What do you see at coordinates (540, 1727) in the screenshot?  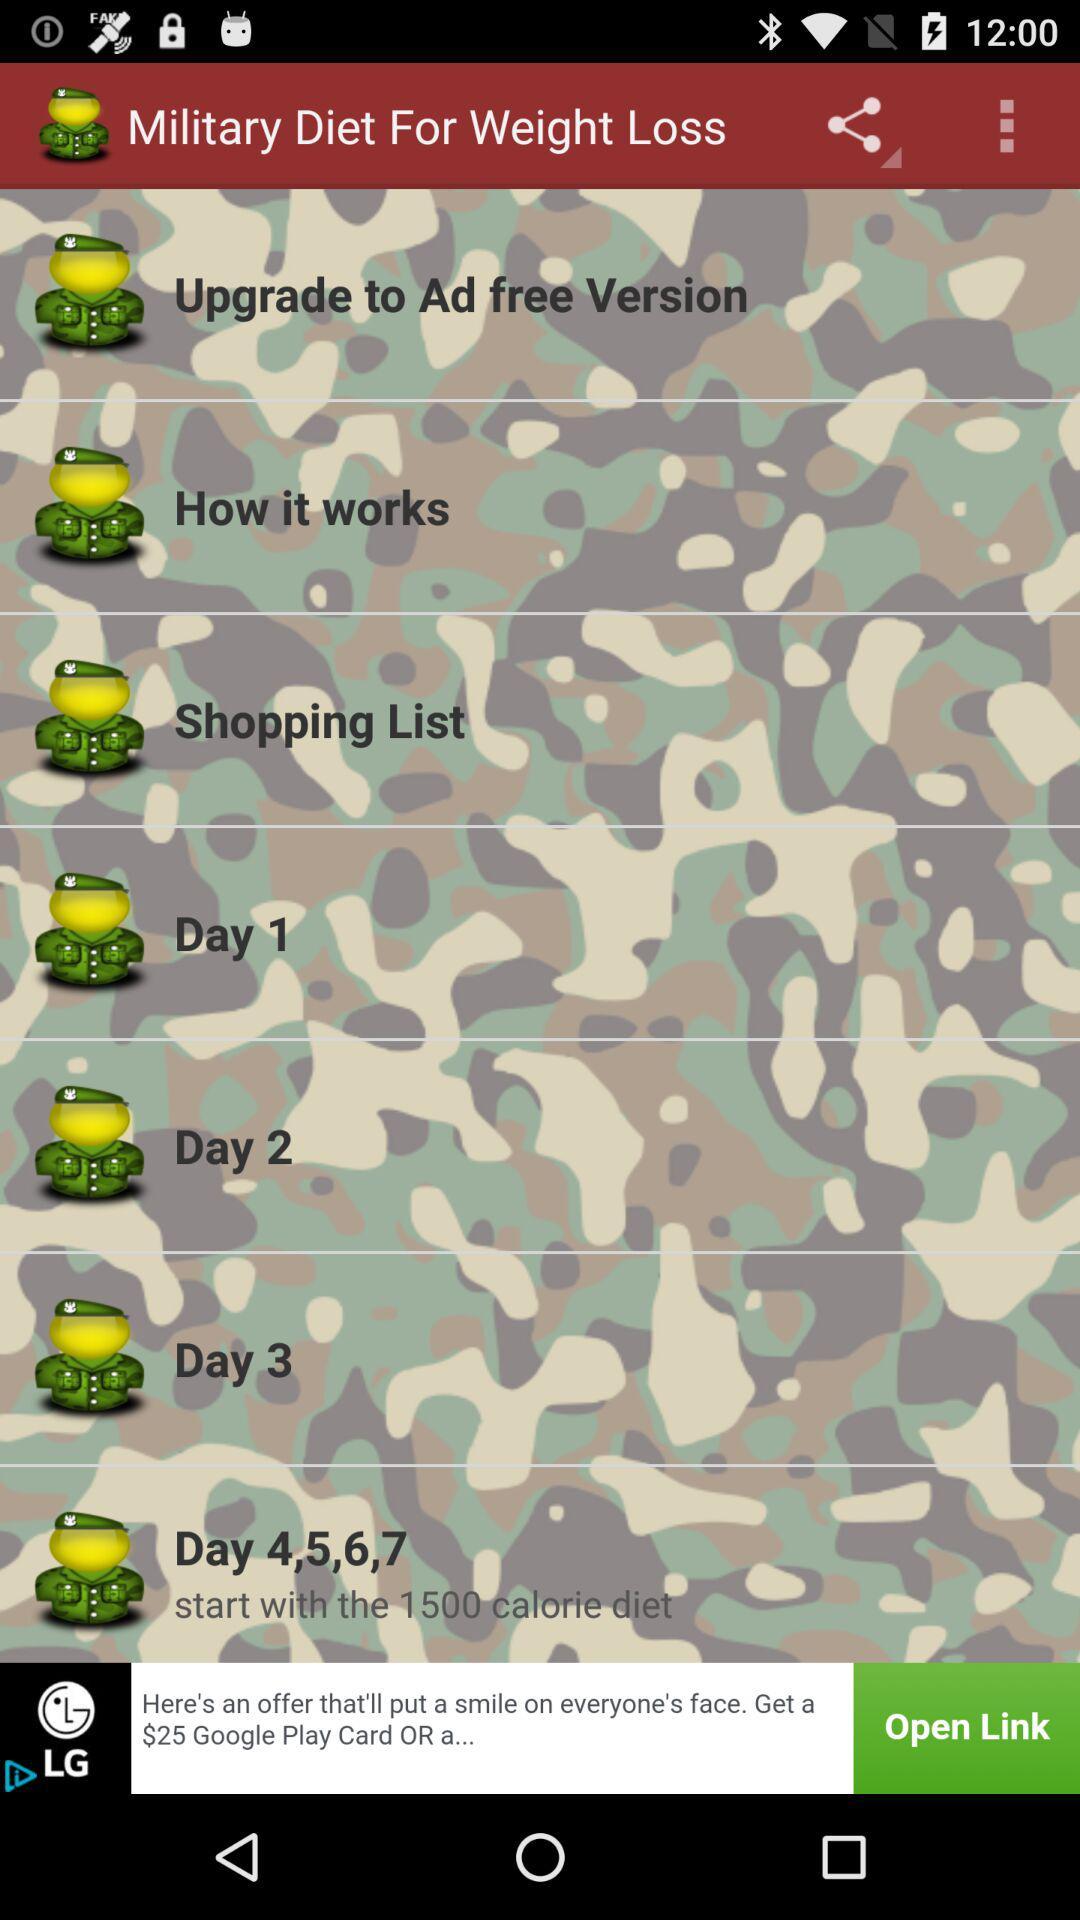 I see `web add` at bounding box center [540, 1727].